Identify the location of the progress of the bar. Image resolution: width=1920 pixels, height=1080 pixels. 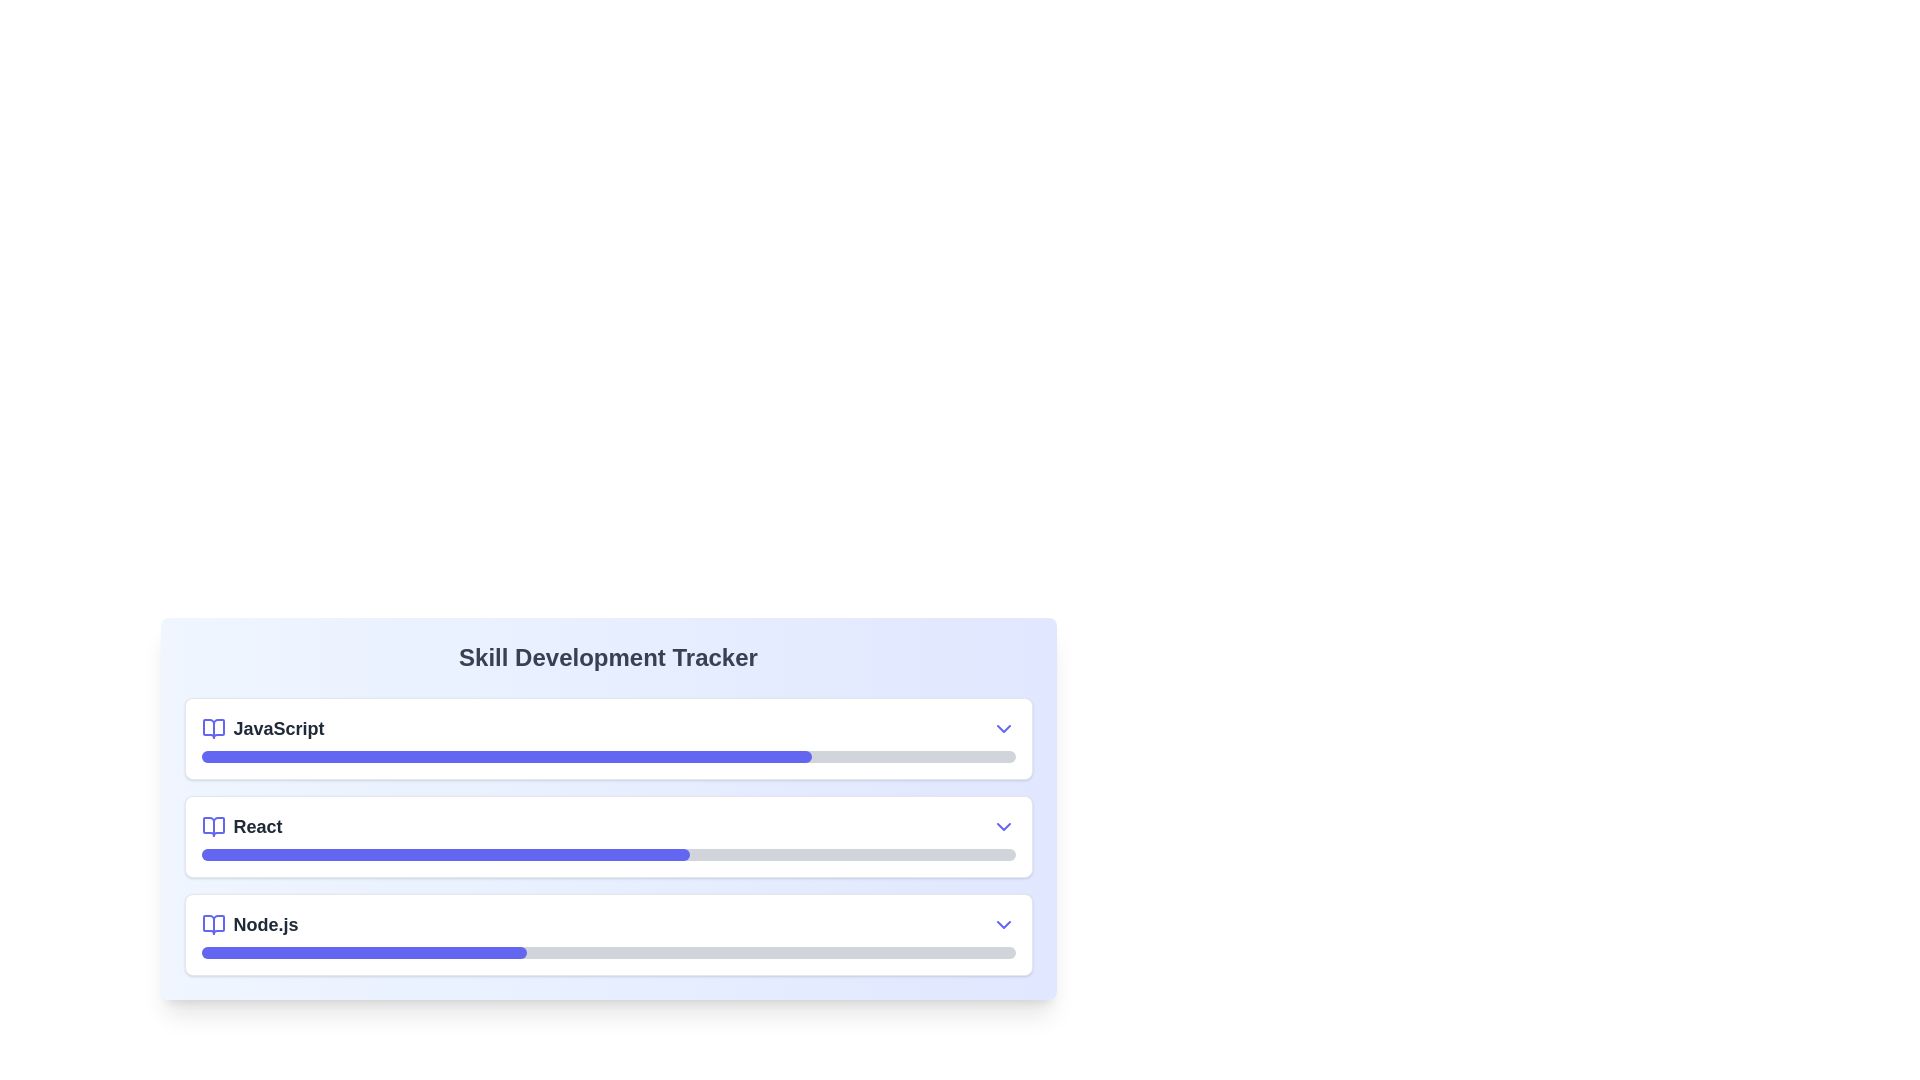
(803, 855).